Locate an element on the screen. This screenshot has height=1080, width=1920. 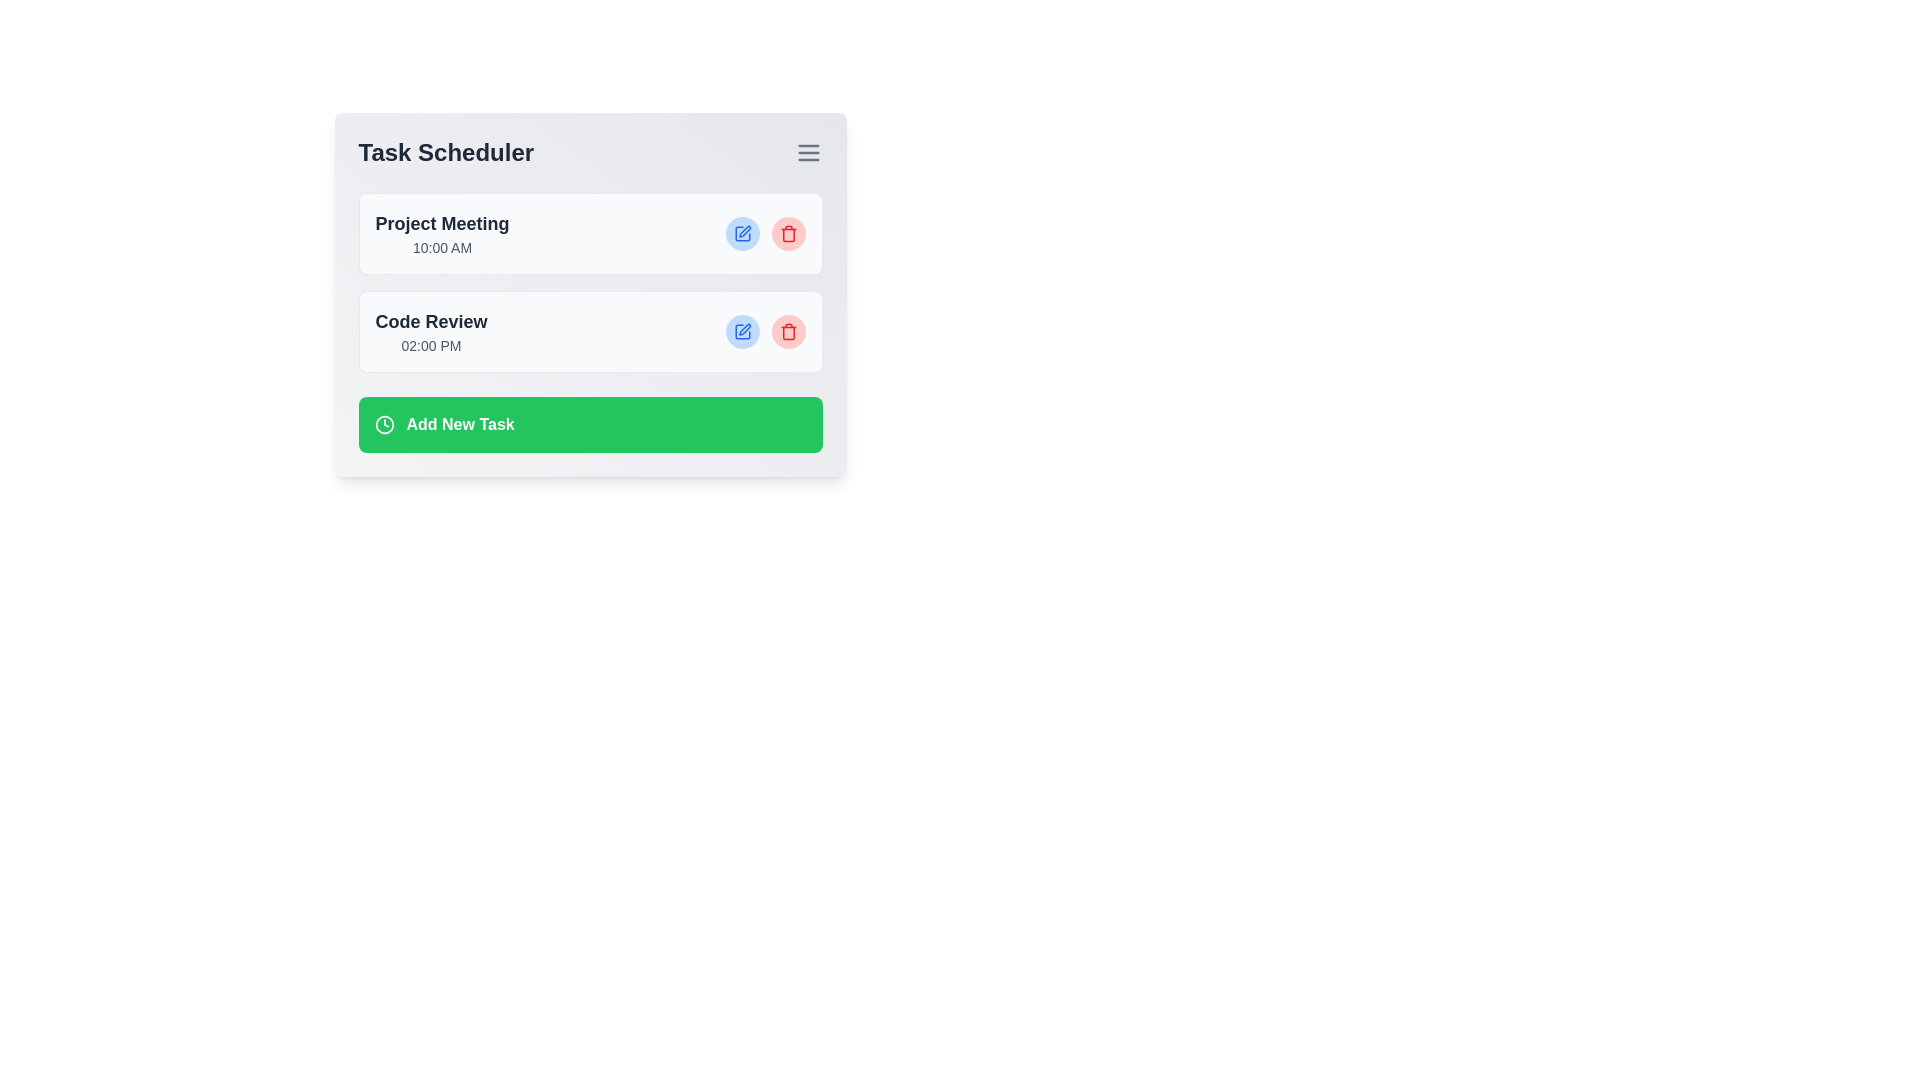
the trash can icon is located at coordinates (787, 332).